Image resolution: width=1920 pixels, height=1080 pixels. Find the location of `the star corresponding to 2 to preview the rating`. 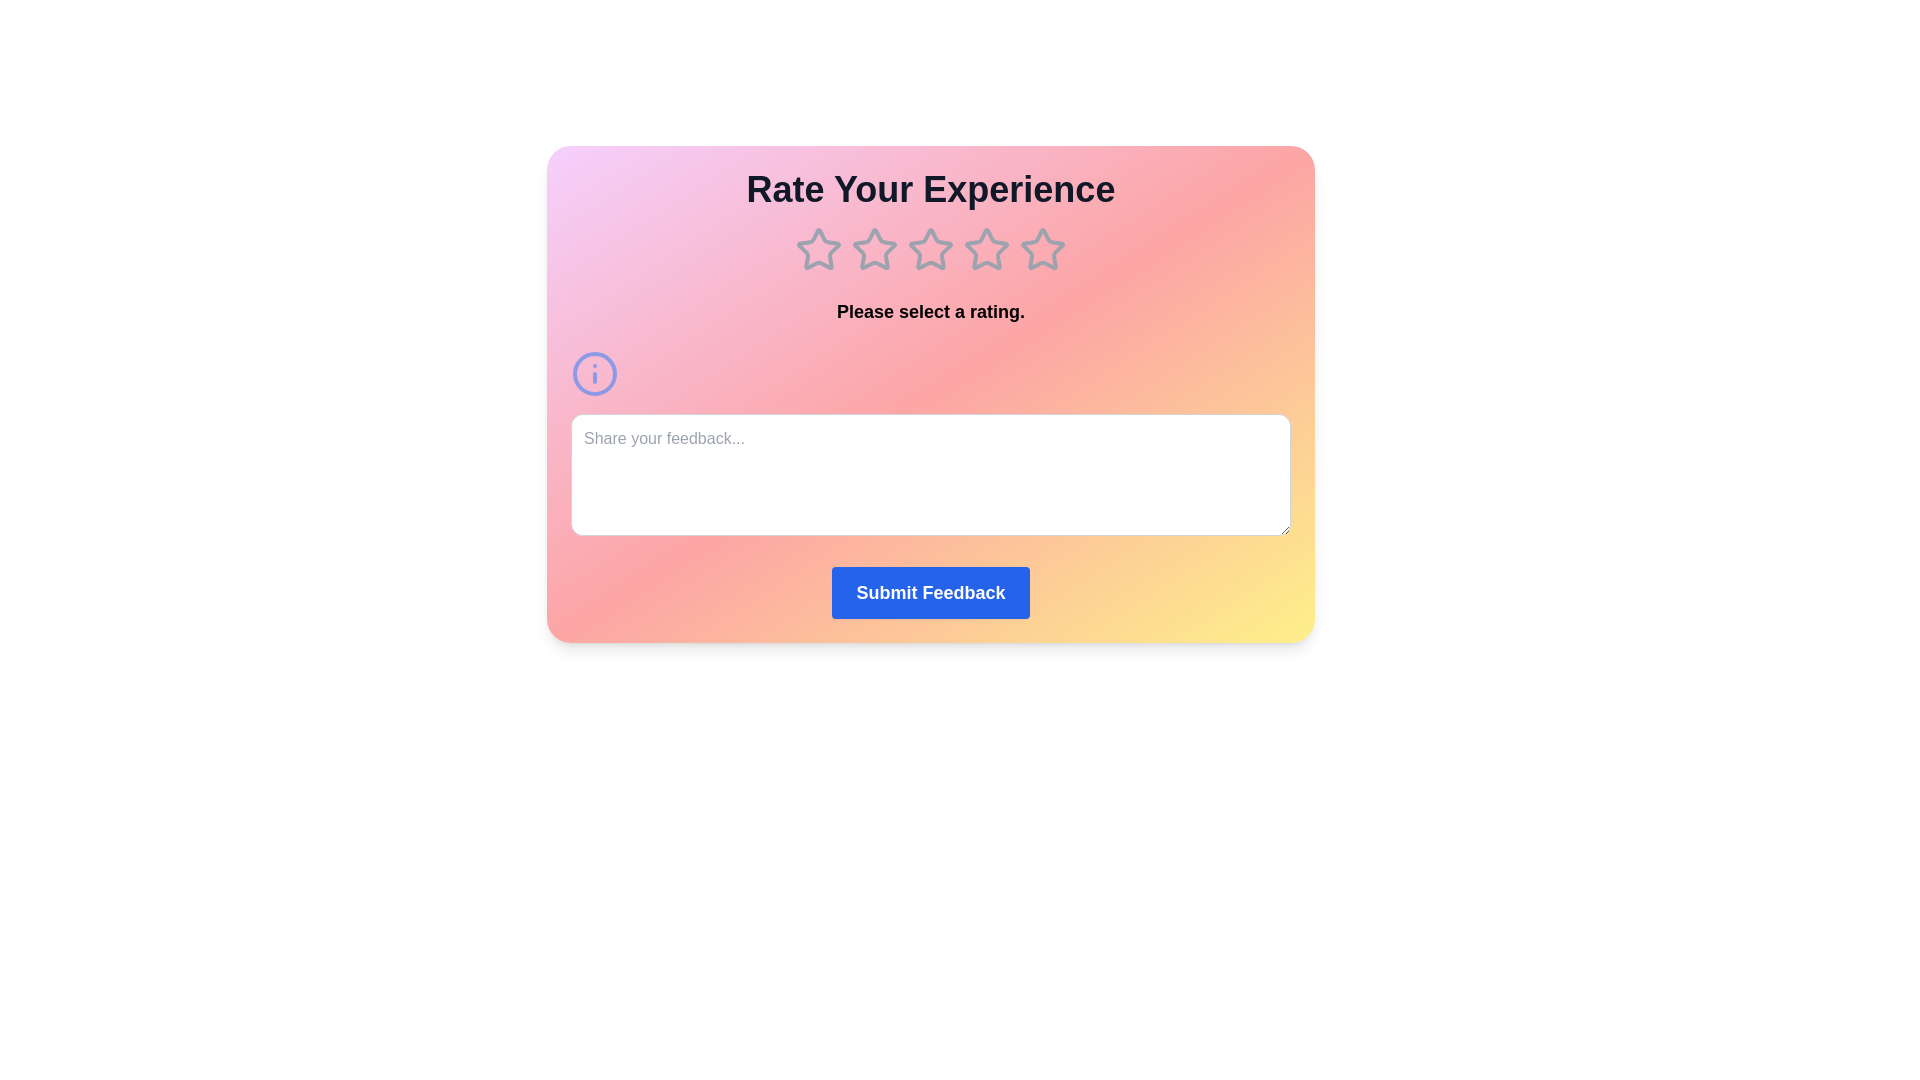

the star corresponding to 2 to preview the rating is located at coordinates (874, 249).